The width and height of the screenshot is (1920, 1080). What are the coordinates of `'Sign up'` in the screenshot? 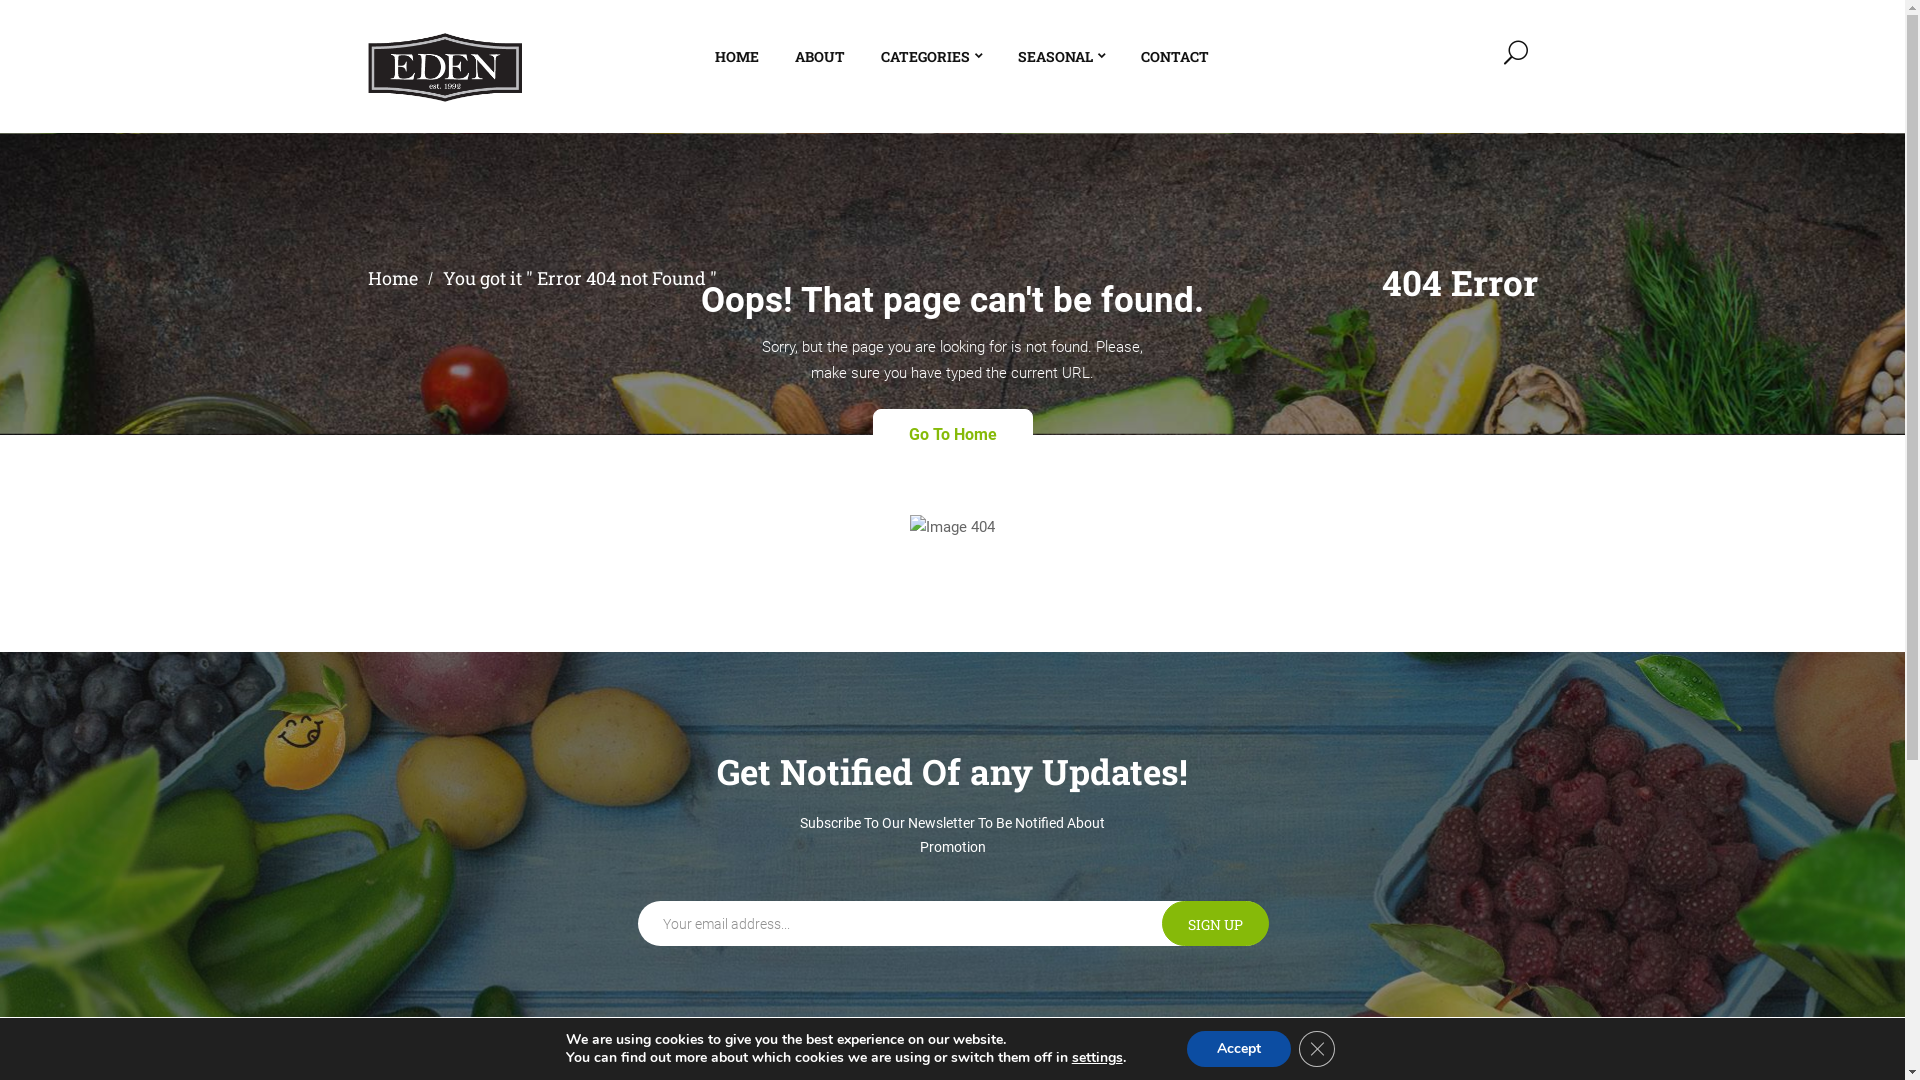 It's located at (1214, 922).